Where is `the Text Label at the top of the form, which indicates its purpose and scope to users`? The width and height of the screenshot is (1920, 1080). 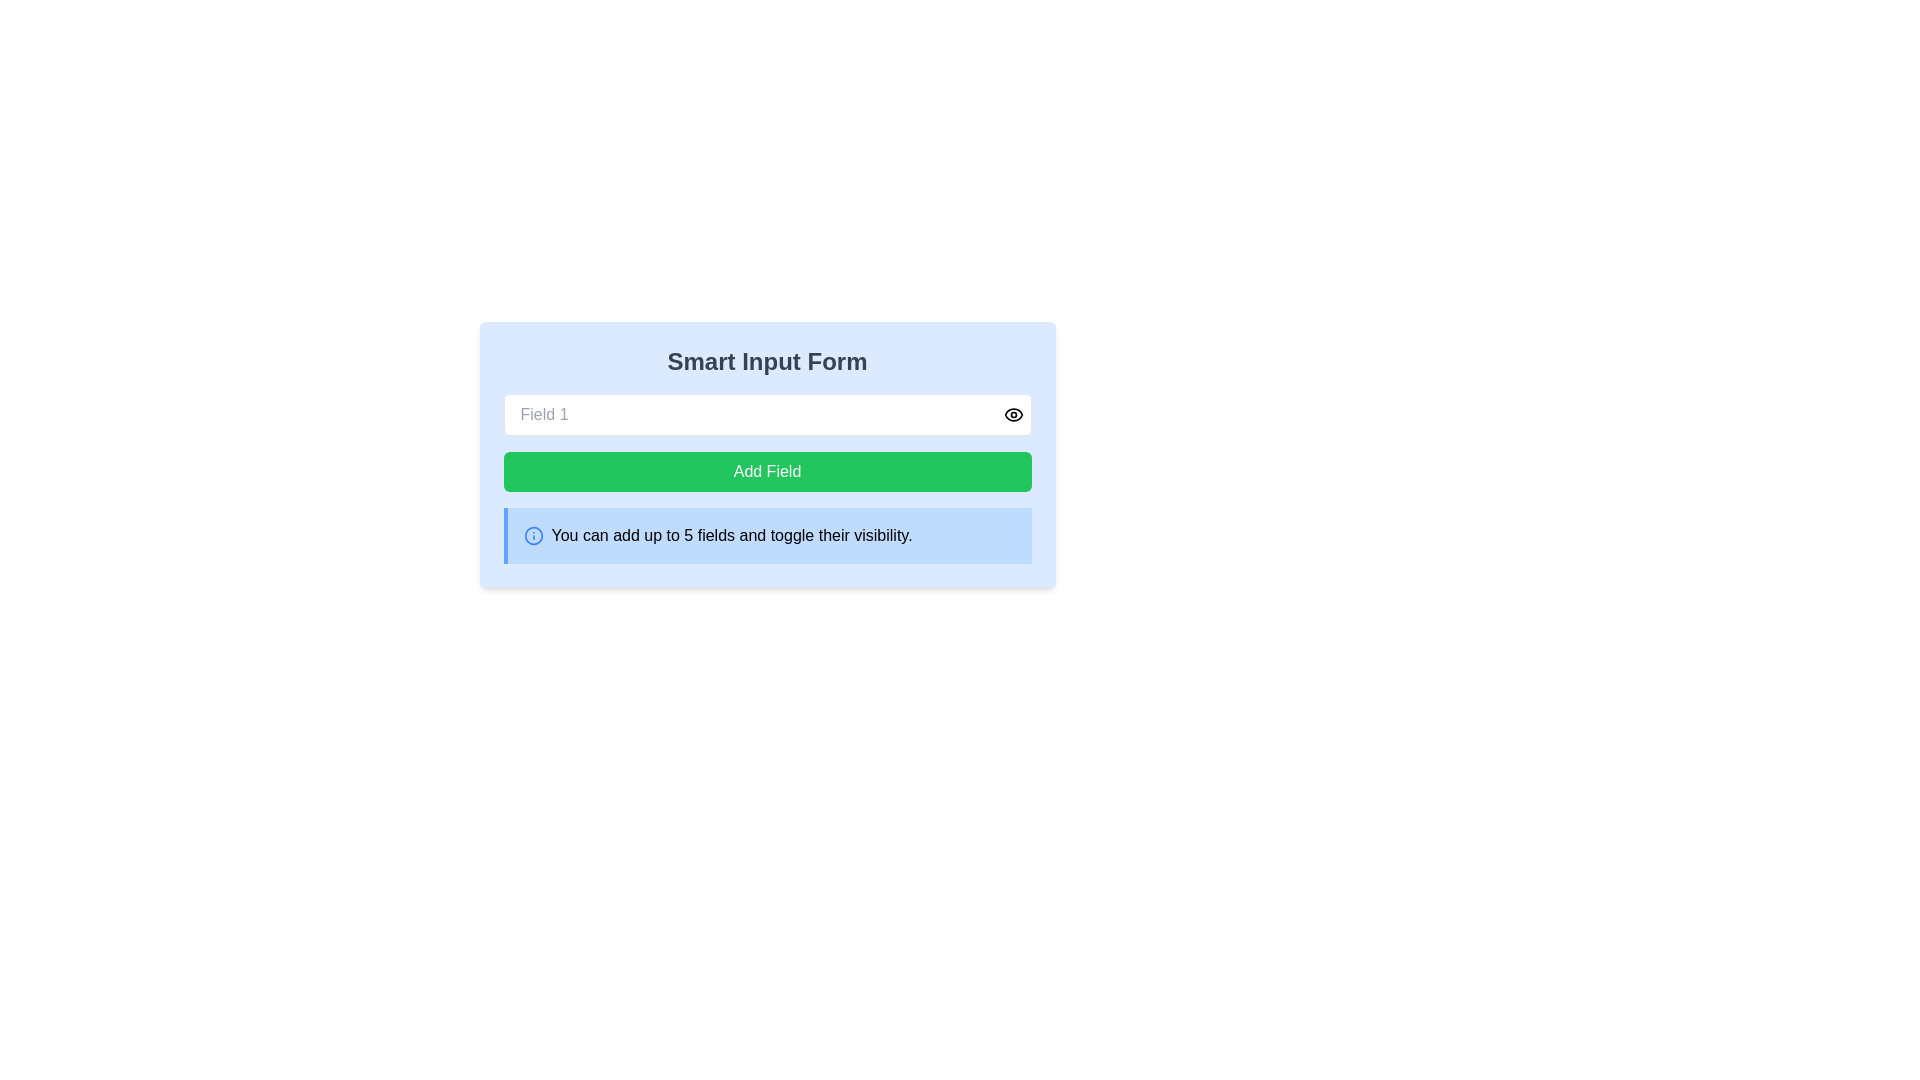
the Text Label at the top of the form, which indicates its purpose and scope to users is located at coordinates (766, 362).